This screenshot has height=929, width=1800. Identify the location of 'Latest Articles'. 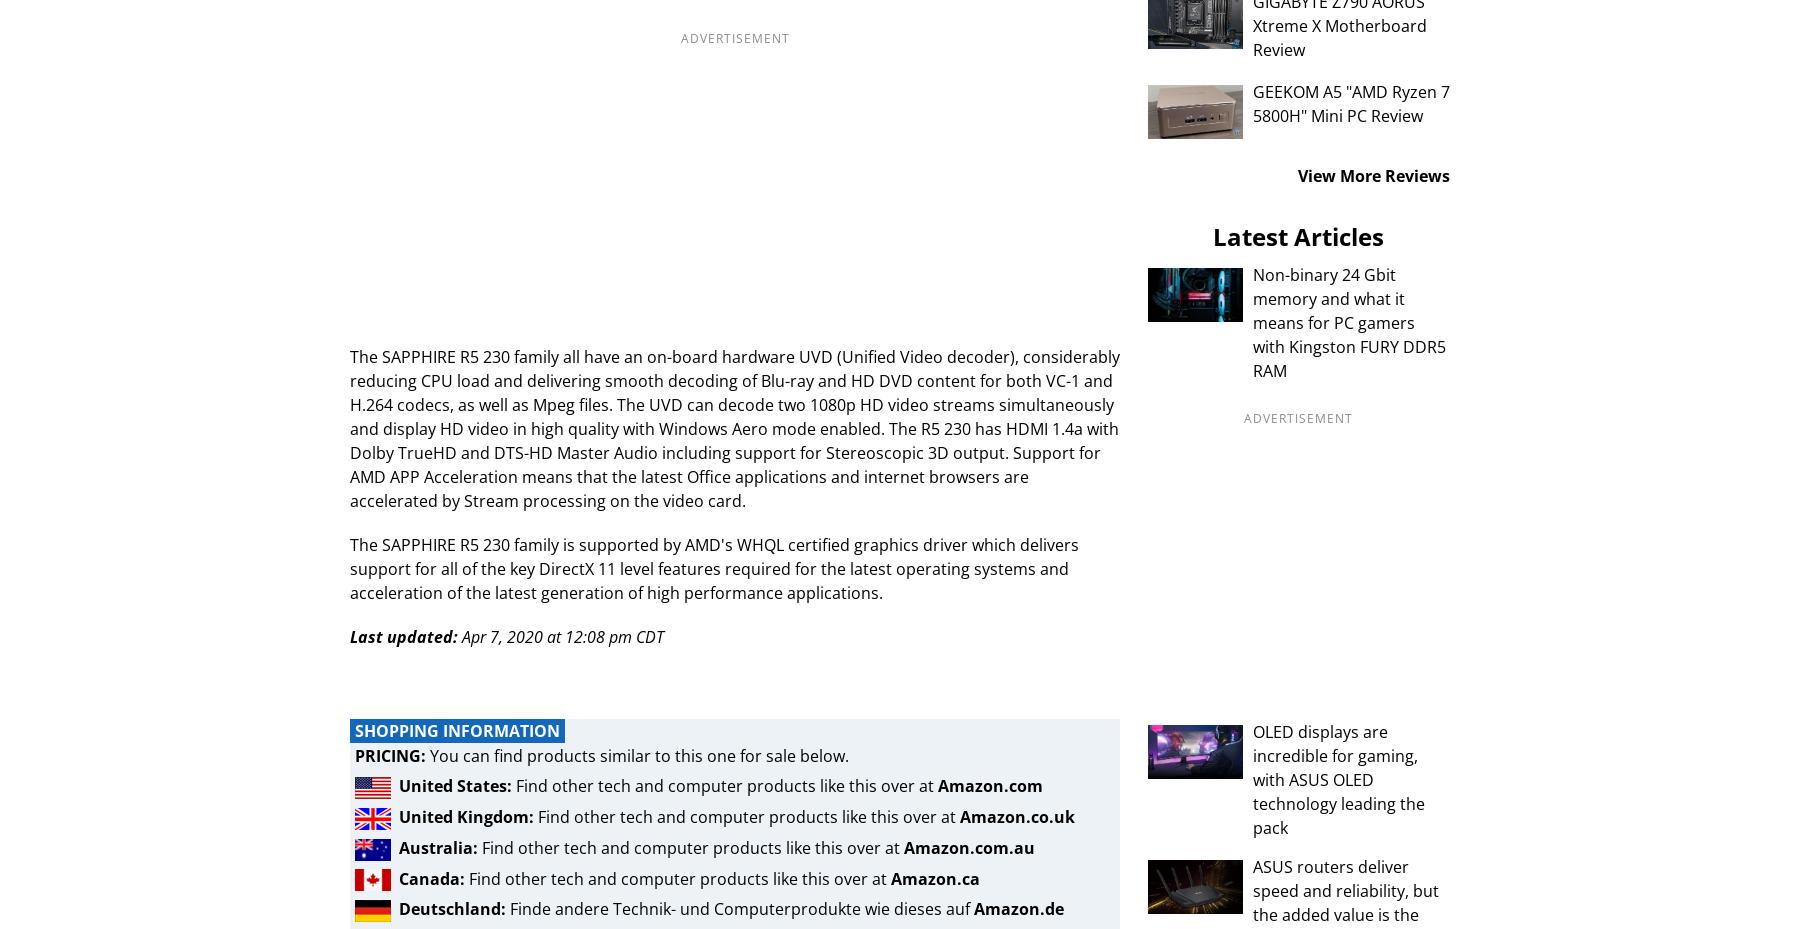
(1298, 235).